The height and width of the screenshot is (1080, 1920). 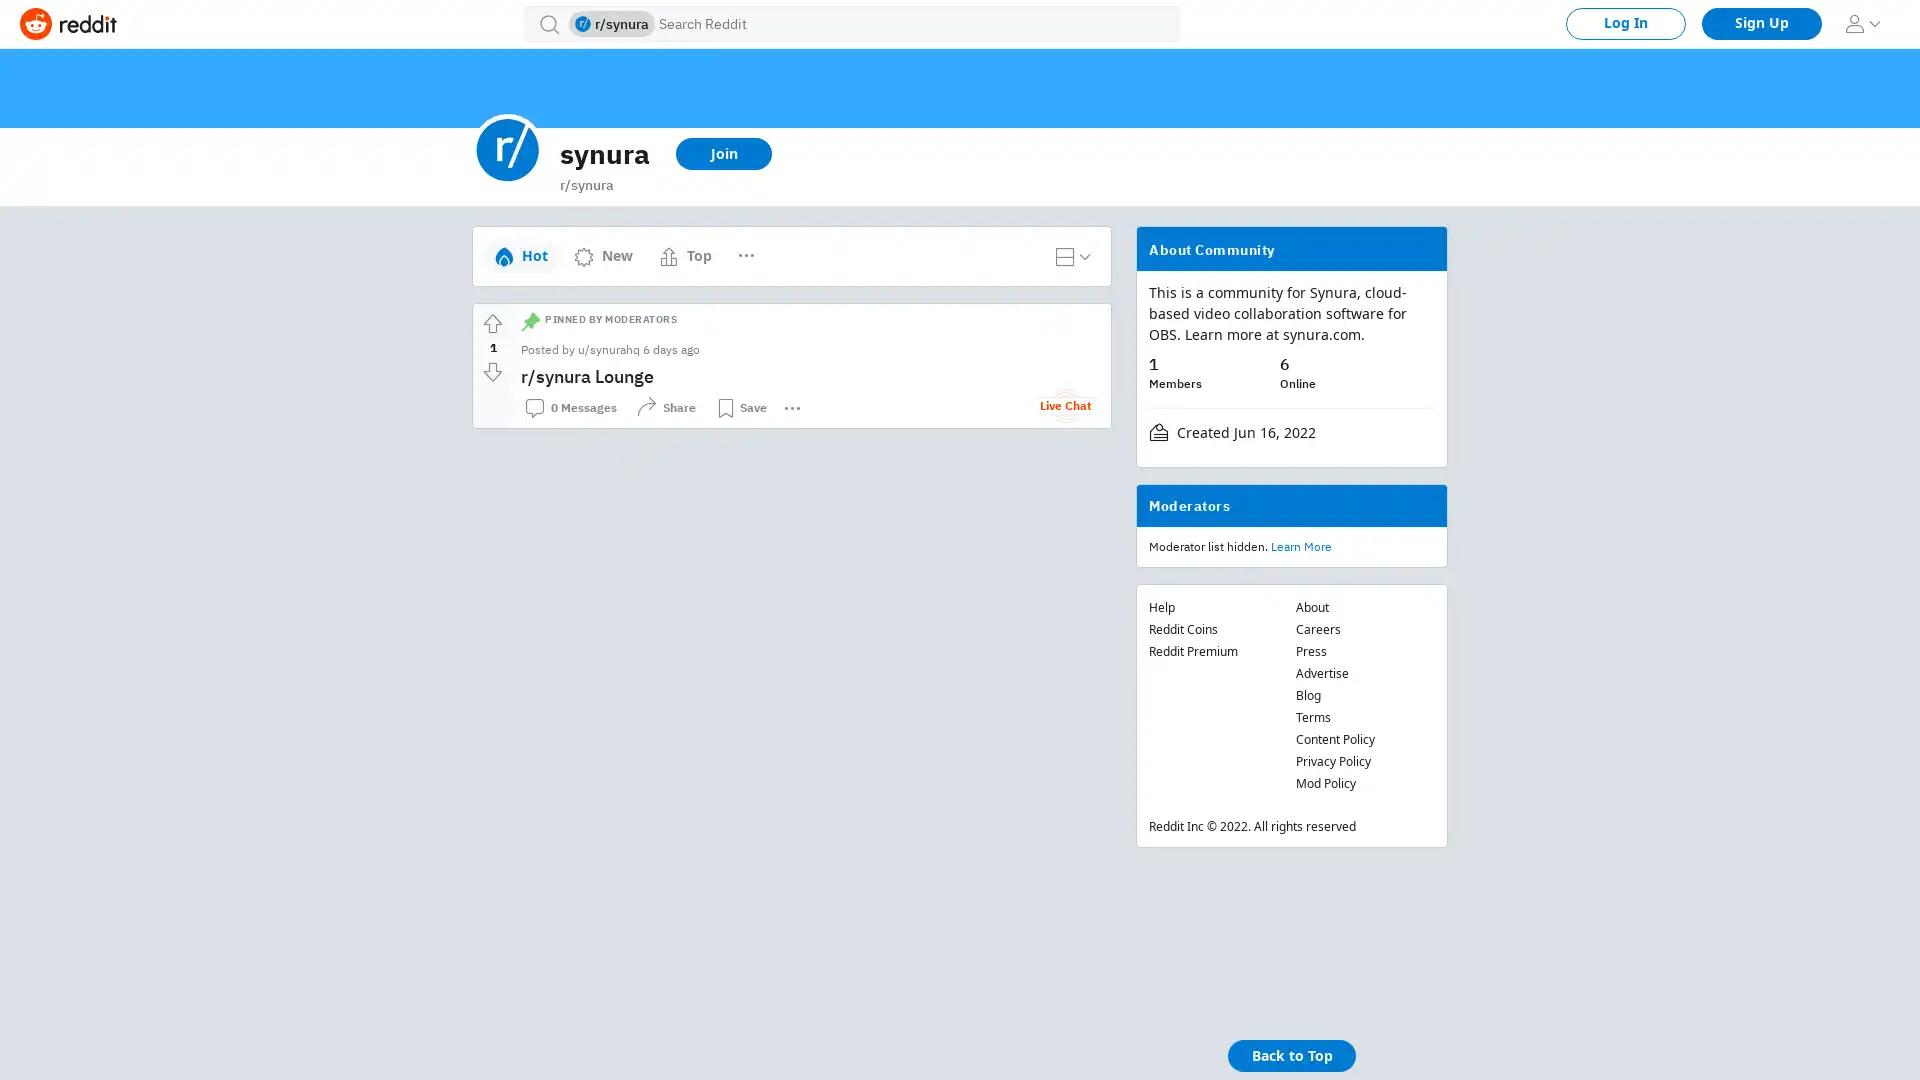 I want to click on Sign Up, so click(x=1761, y=23).